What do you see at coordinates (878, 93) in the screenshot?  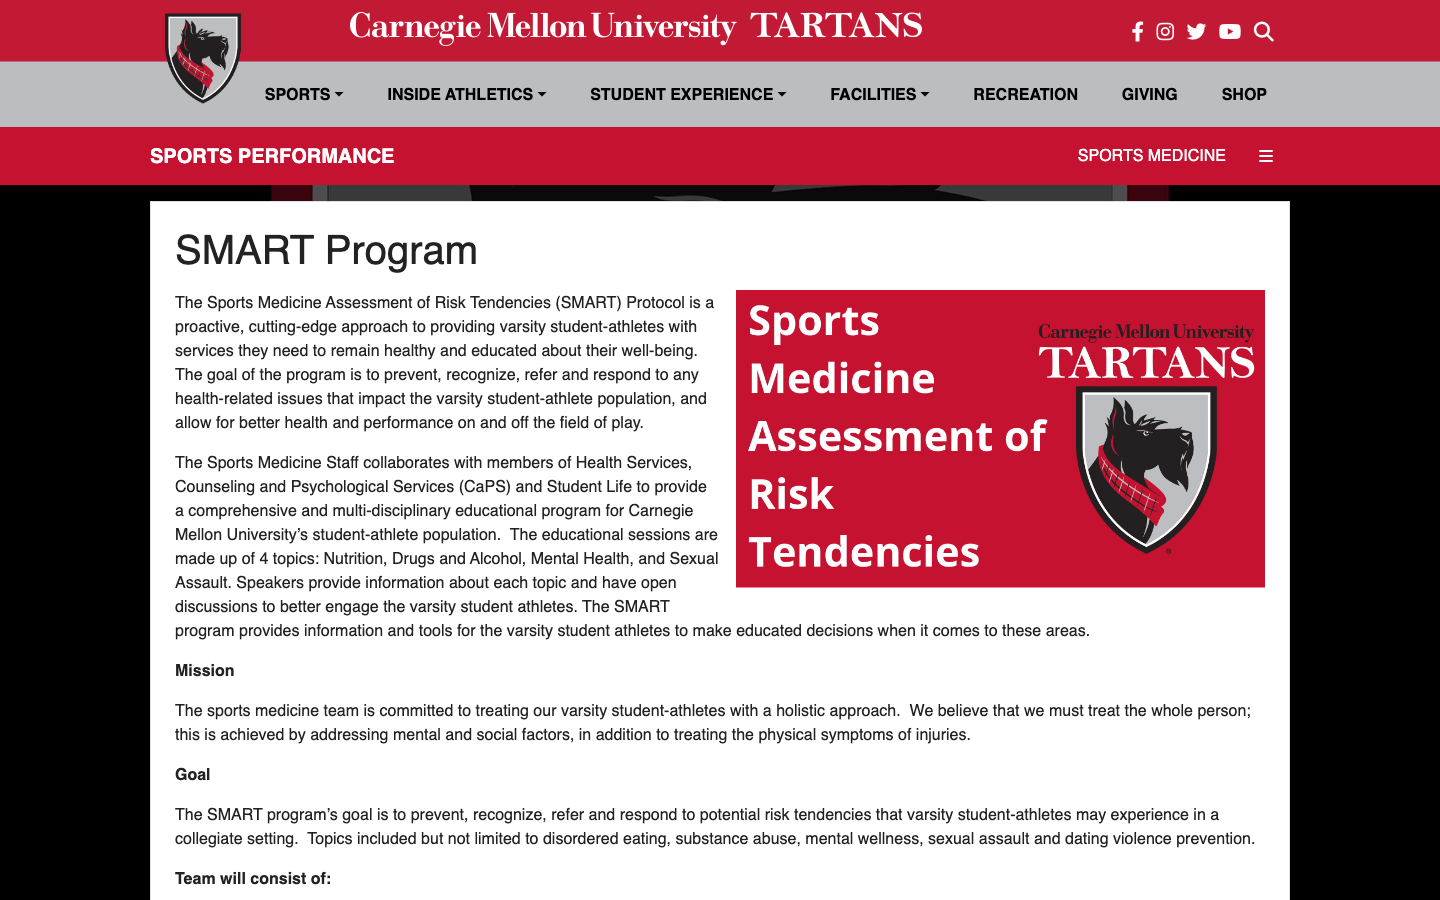 I see `Drop Down for Facilities` at bounding box center [878, 93].